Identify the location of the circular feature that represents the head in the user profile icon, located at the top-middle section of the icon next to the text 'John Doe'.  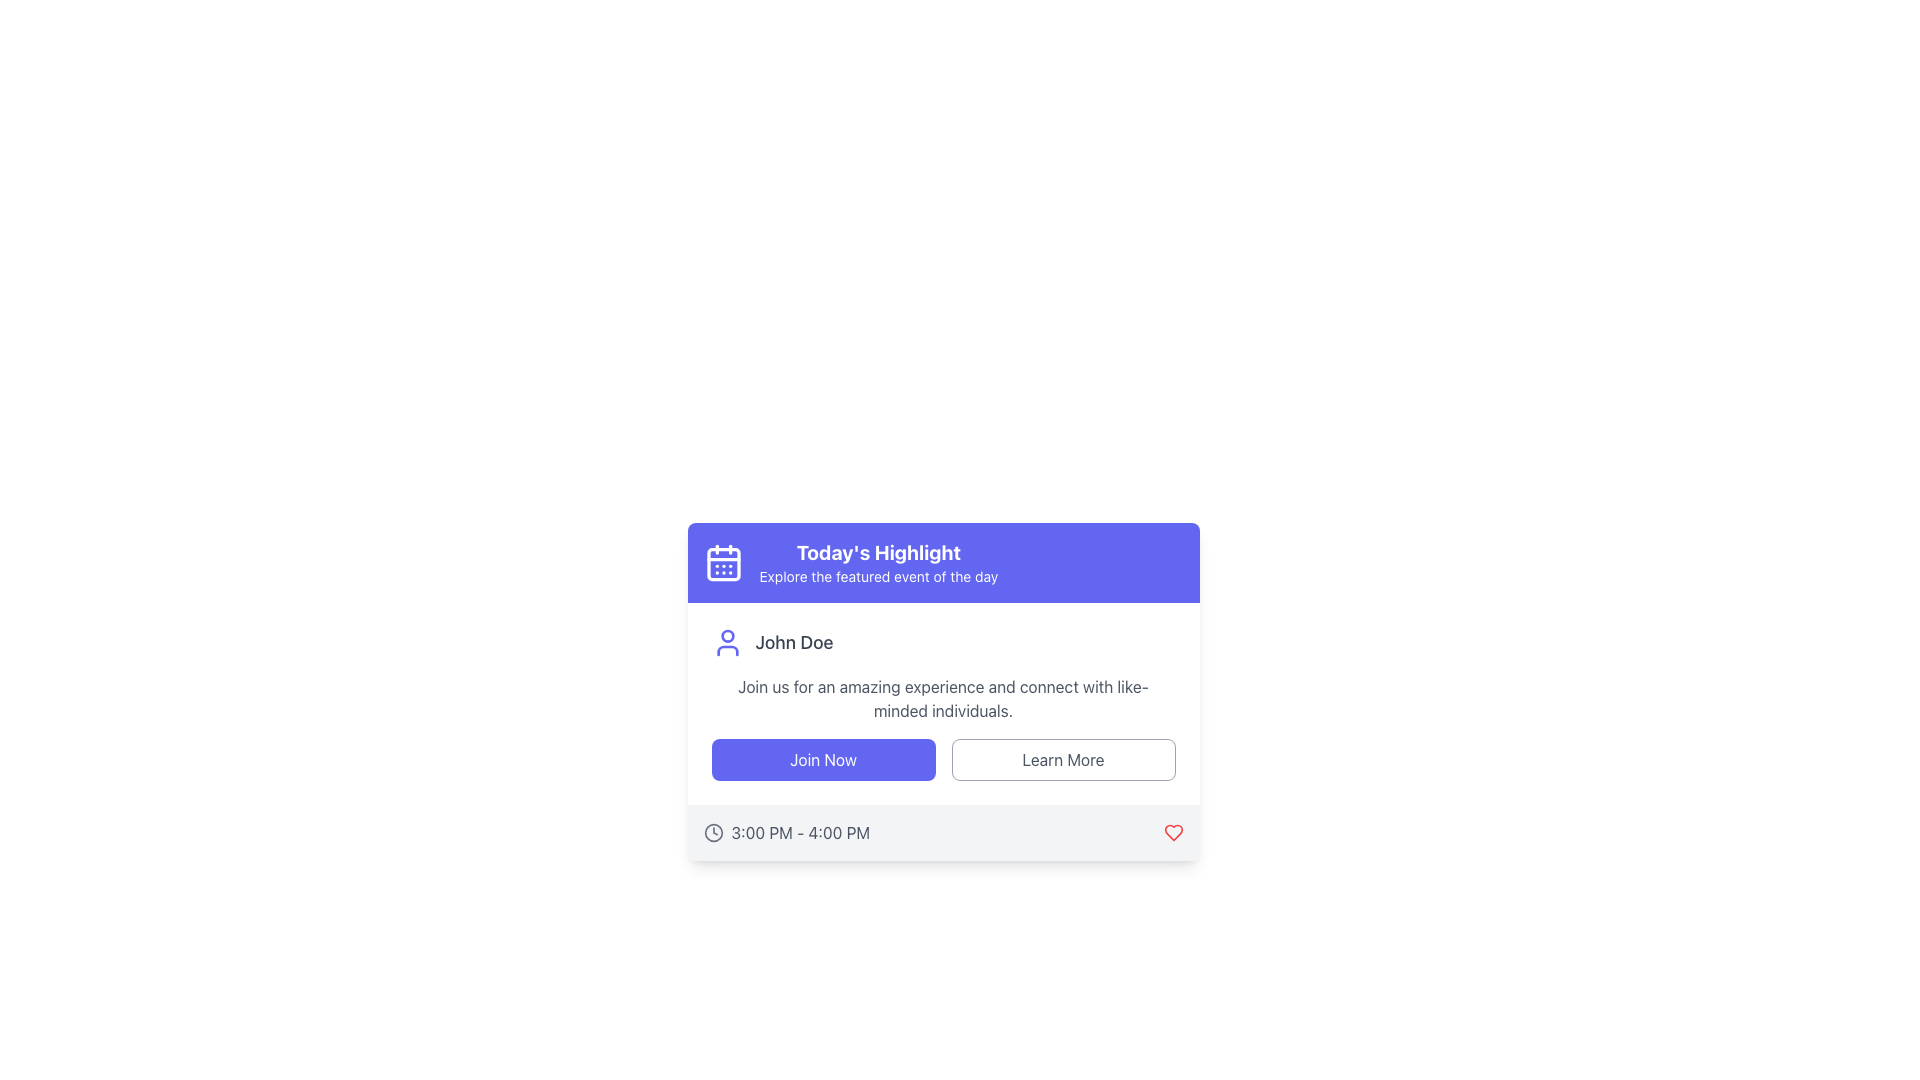
(726, 636).